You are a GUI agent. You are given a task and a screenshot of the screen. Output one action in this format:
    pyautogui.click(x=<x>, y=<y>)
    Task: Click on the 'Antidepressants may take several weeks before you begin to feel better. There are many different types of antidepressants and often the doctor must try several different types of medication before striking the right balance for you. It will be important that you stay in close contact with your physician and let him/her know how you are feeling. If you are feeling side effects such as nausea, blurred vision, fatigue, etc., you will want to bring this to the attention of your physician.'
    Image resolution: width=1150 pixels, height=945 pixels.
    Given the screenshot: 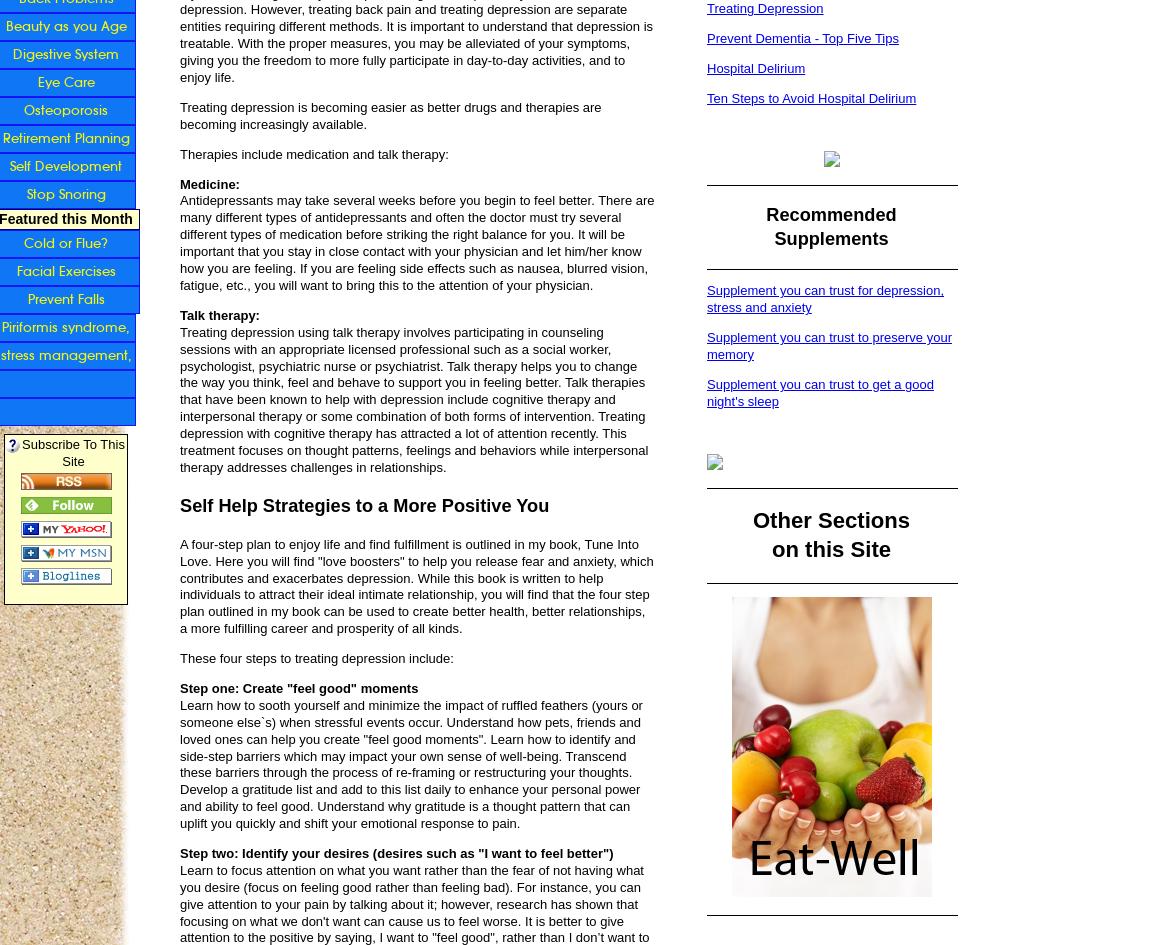 What is the action you would take?
    pyautogui.click(x=416, y=241)
    